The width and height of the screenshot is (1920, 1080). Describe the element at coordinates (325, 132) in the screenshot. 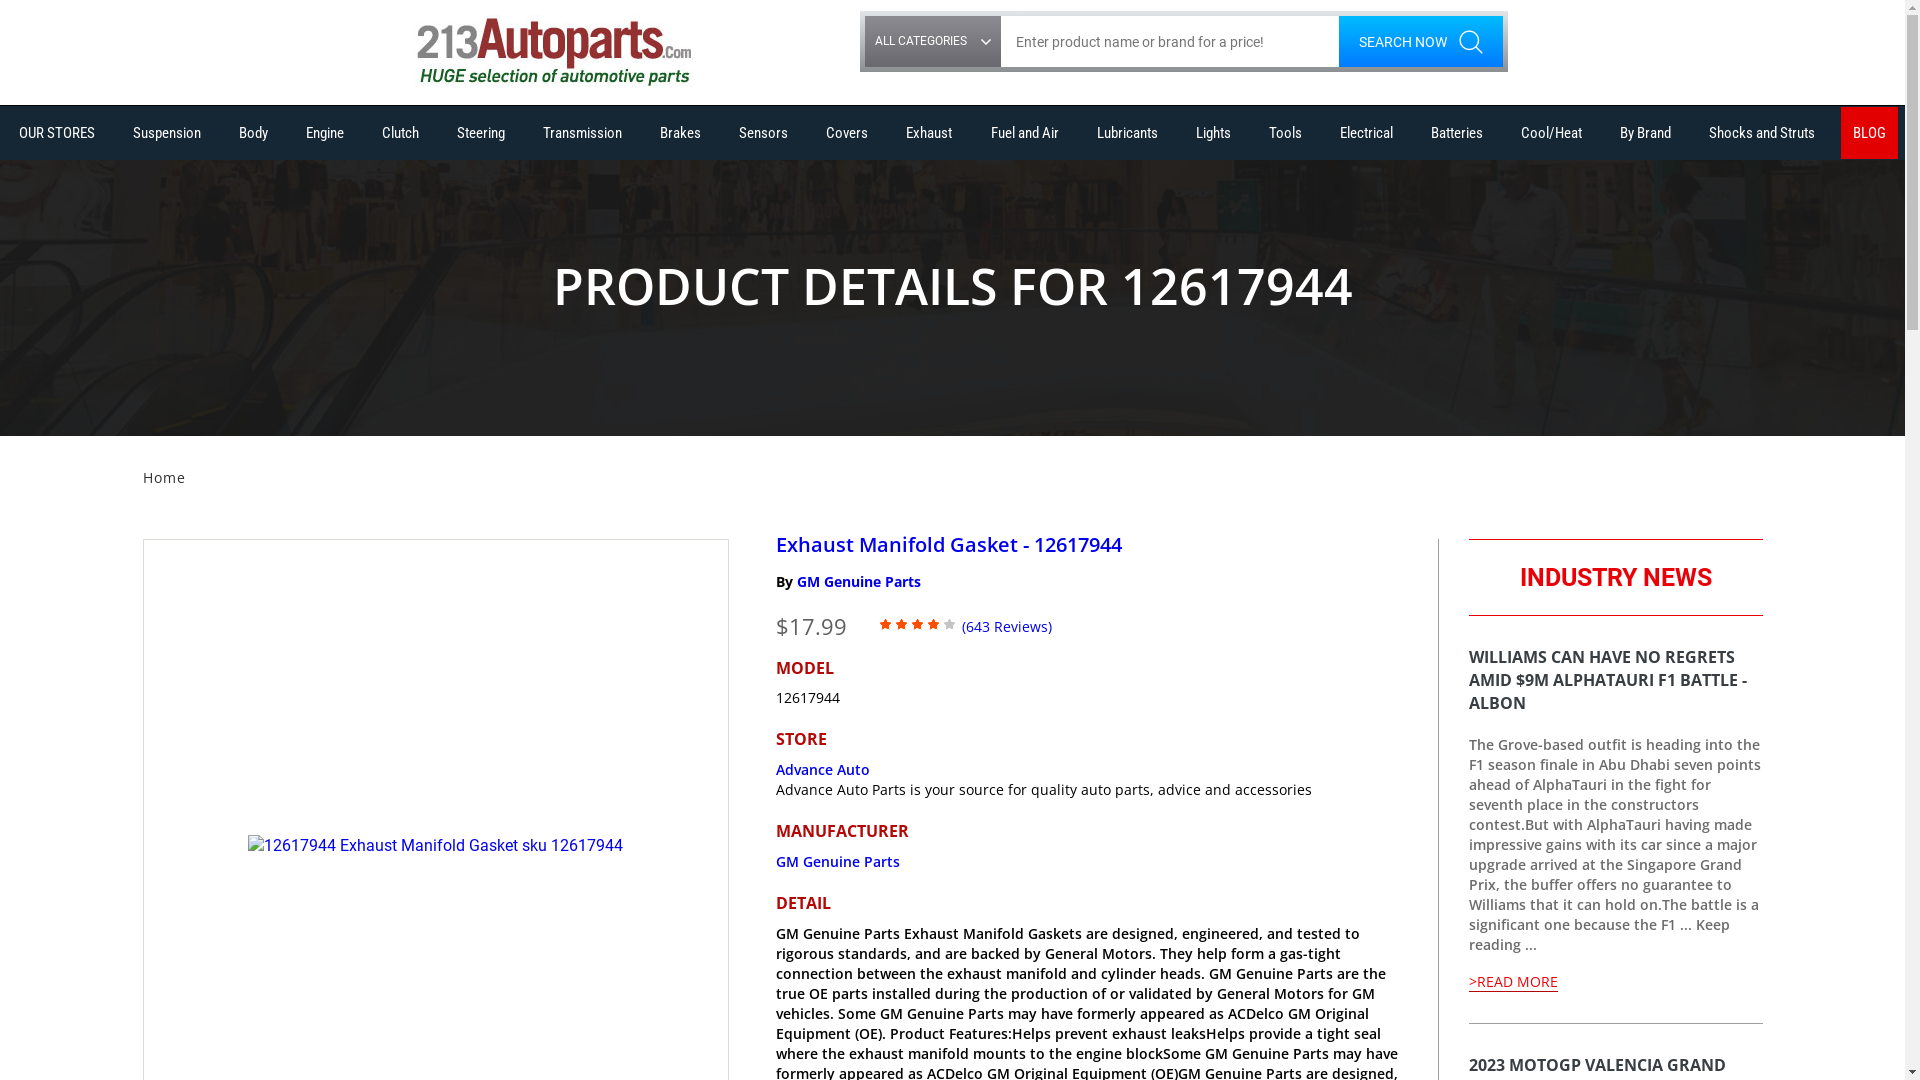

I see `'Engine'` at that location.